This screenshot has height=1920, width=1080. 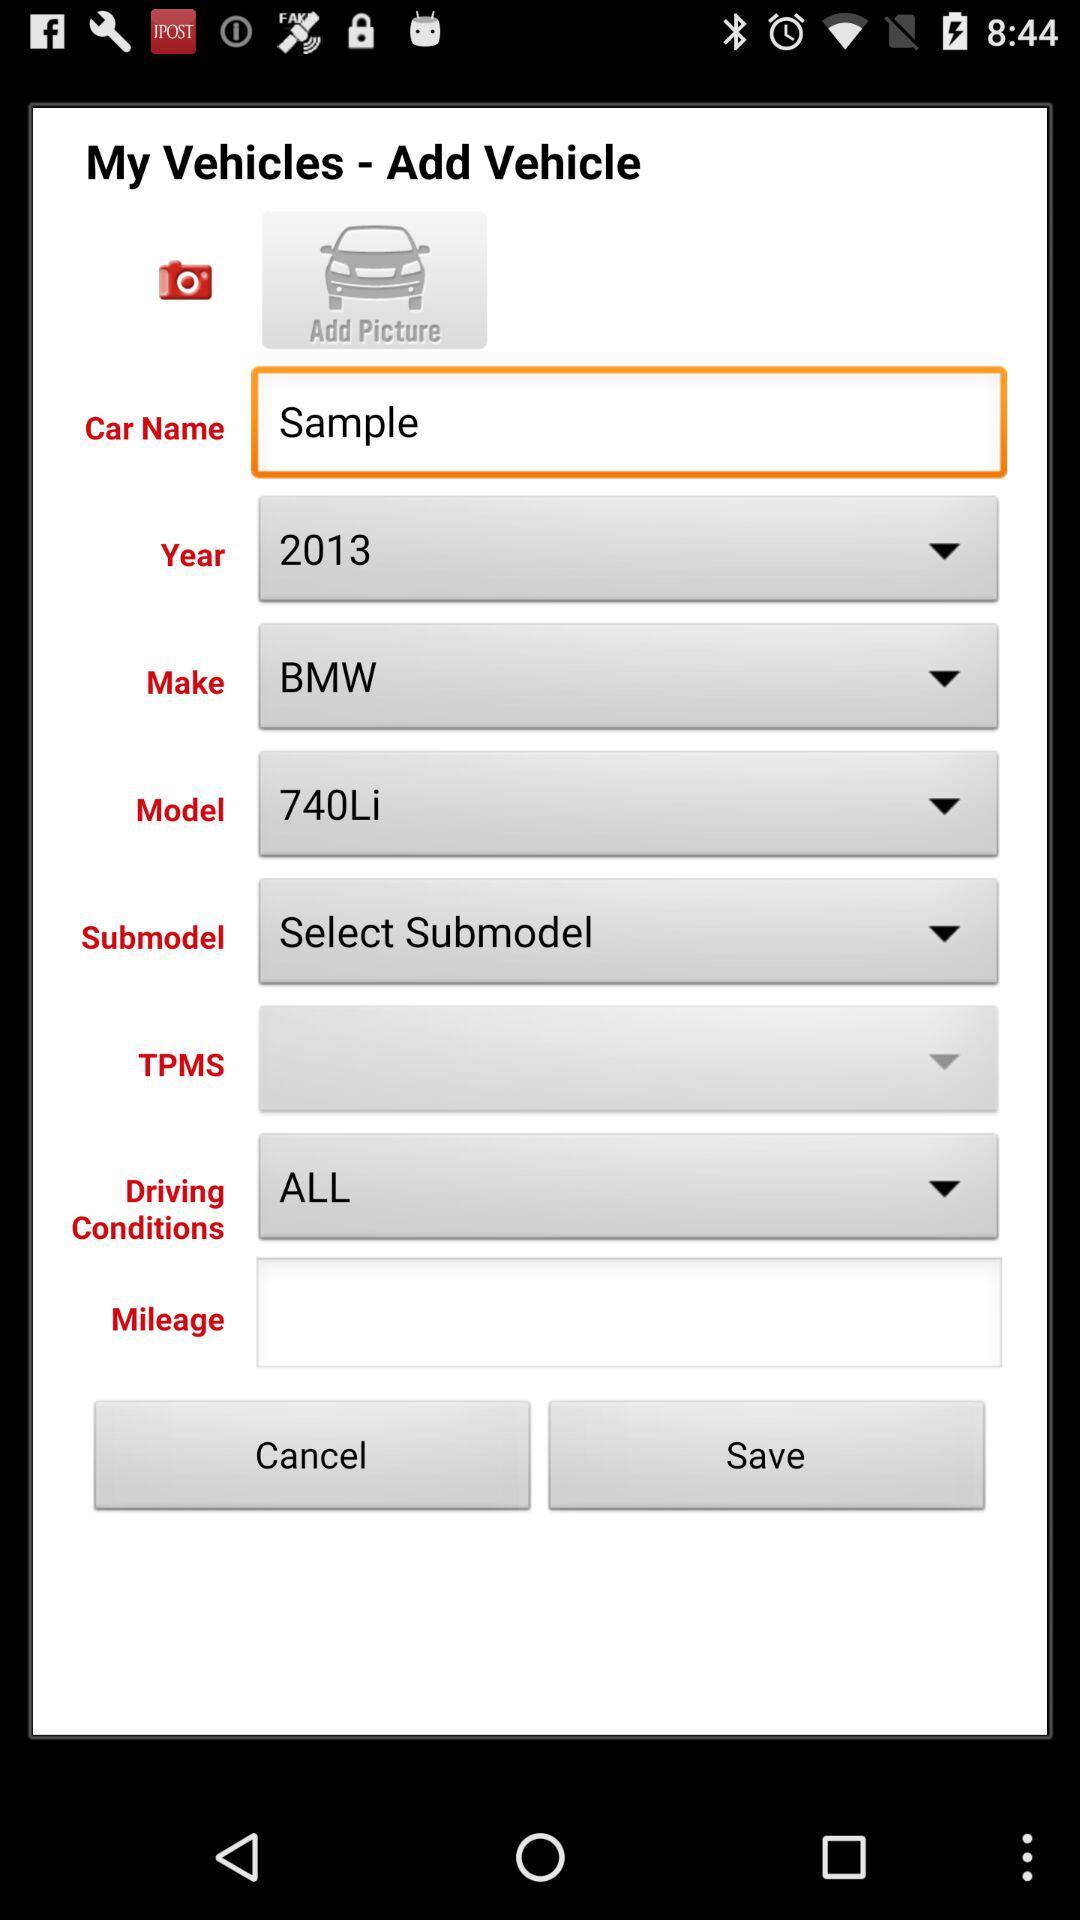 What do you see at coordinates (185, 279) in the screenshot?
I see `car name` at bounding box center [185, 279].